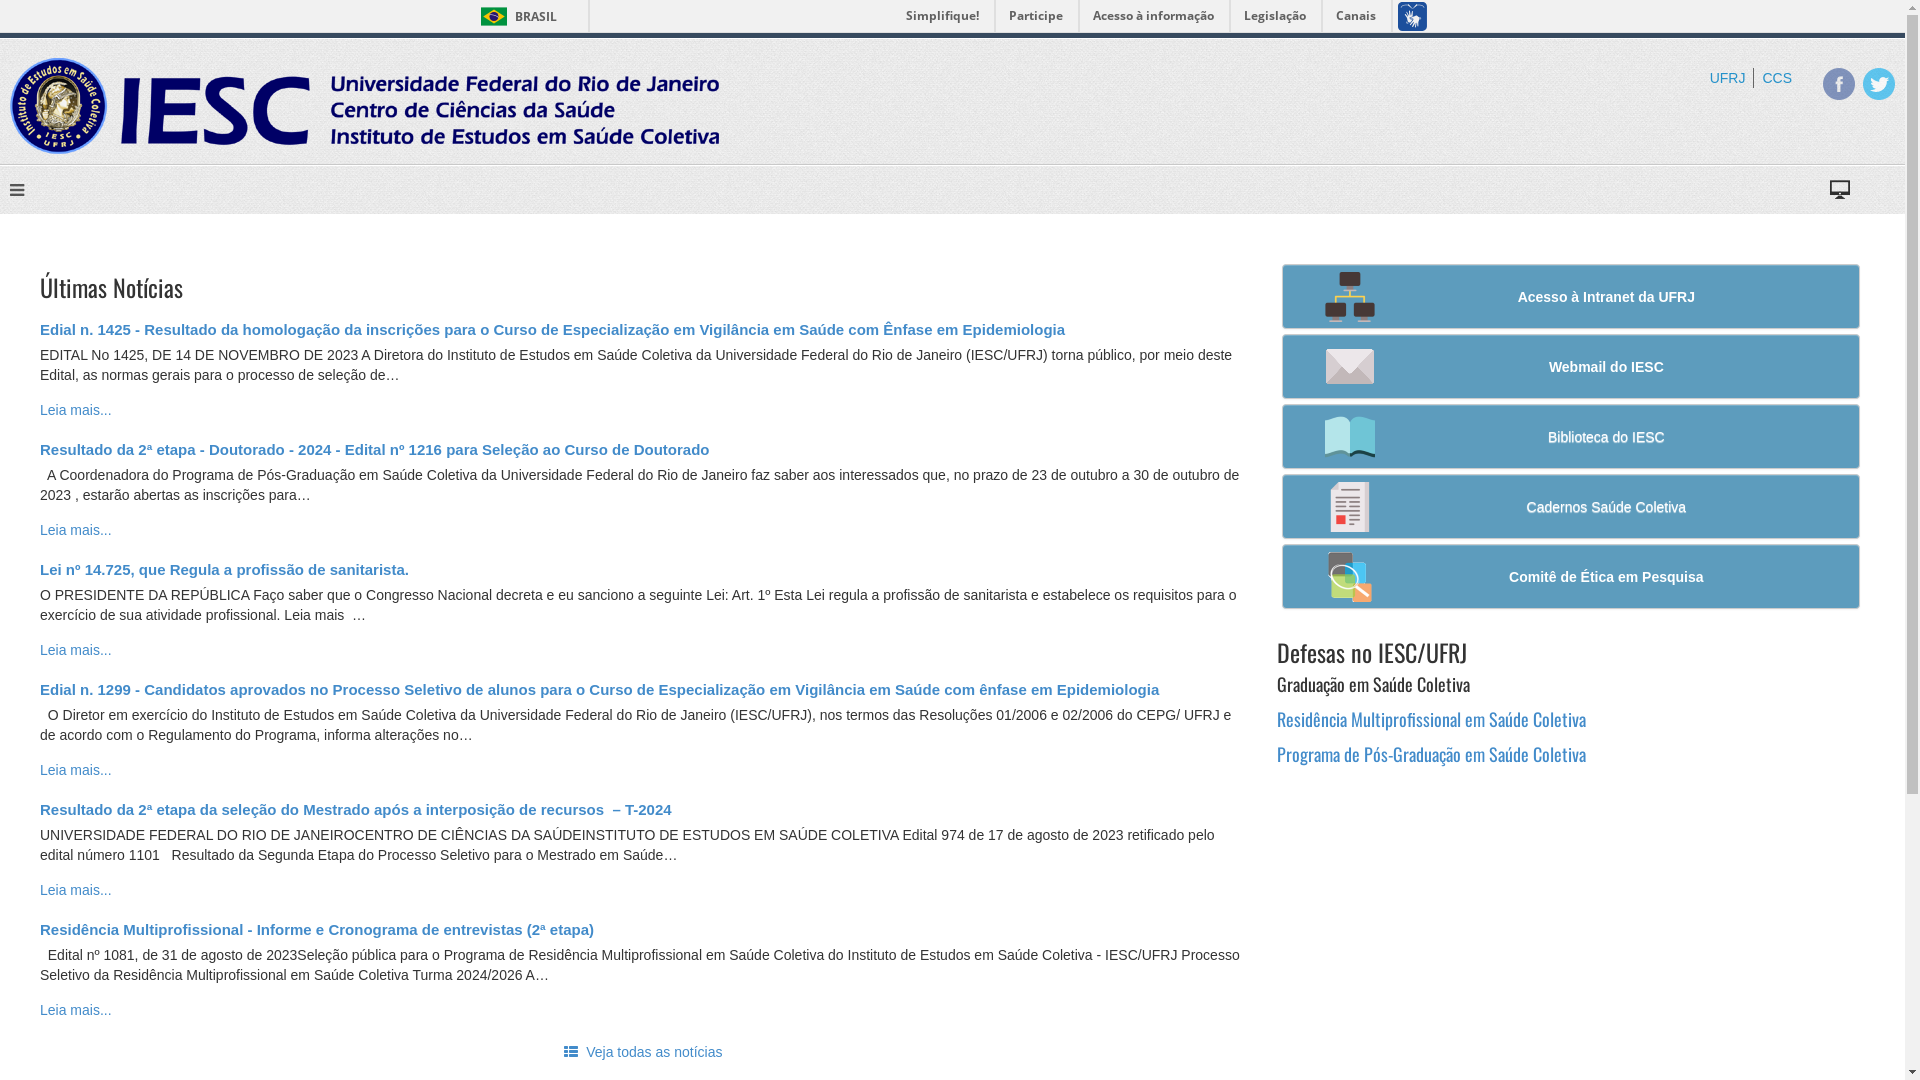 Image resolution: width=1920 pixels, height=1080 pixels. I want to click on 'Leia mais...', so click(76, 408).